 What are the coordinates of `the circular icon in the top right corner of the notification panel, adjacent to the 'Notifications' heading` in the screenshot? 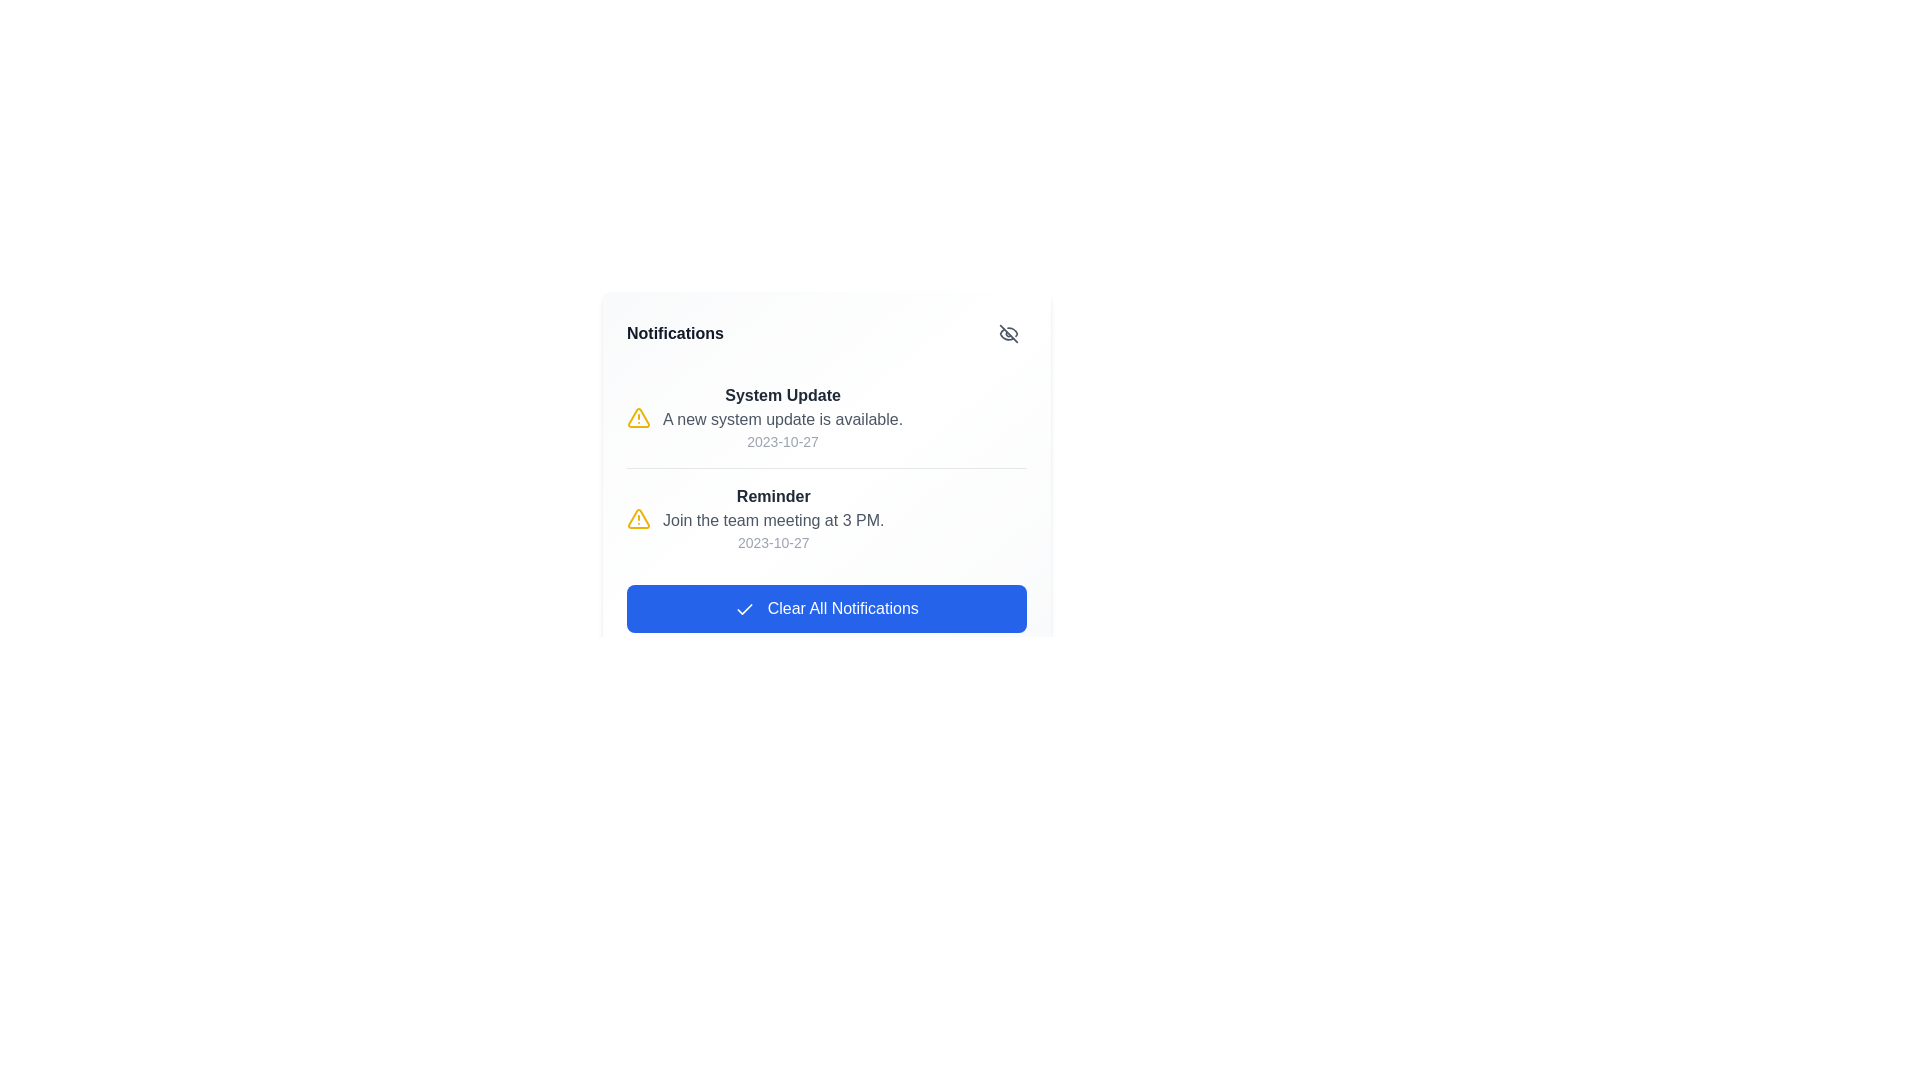 It's located at (1008, 333).